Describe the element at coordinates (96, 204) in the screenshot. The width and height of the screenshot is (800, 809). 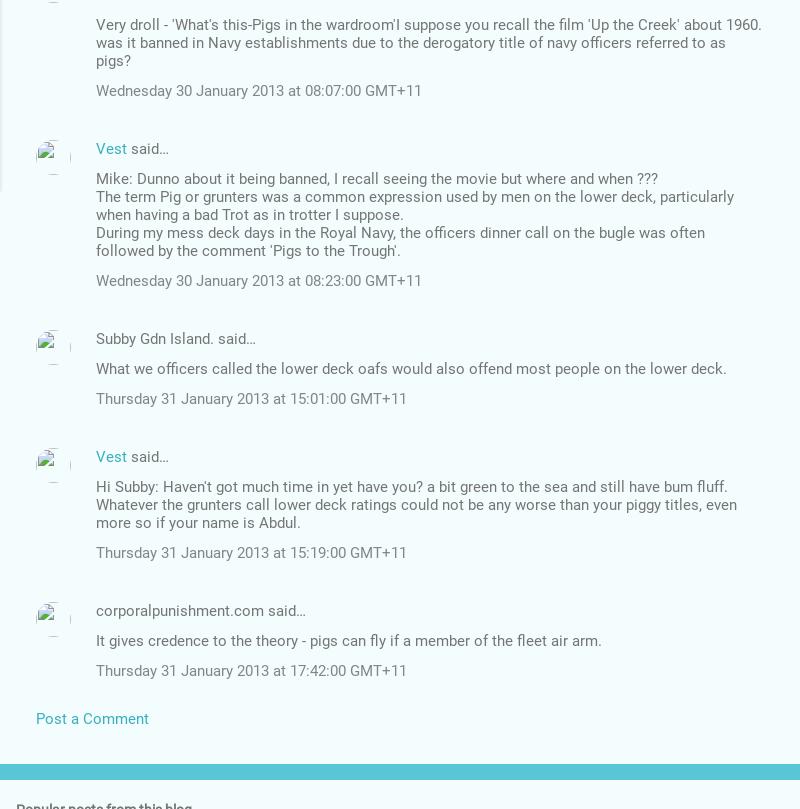
I see `'The term Pig or grunters was a common expression used by men on the lower deck, particularly when having a bad Trot as in trotter I suppose.'` at that location.